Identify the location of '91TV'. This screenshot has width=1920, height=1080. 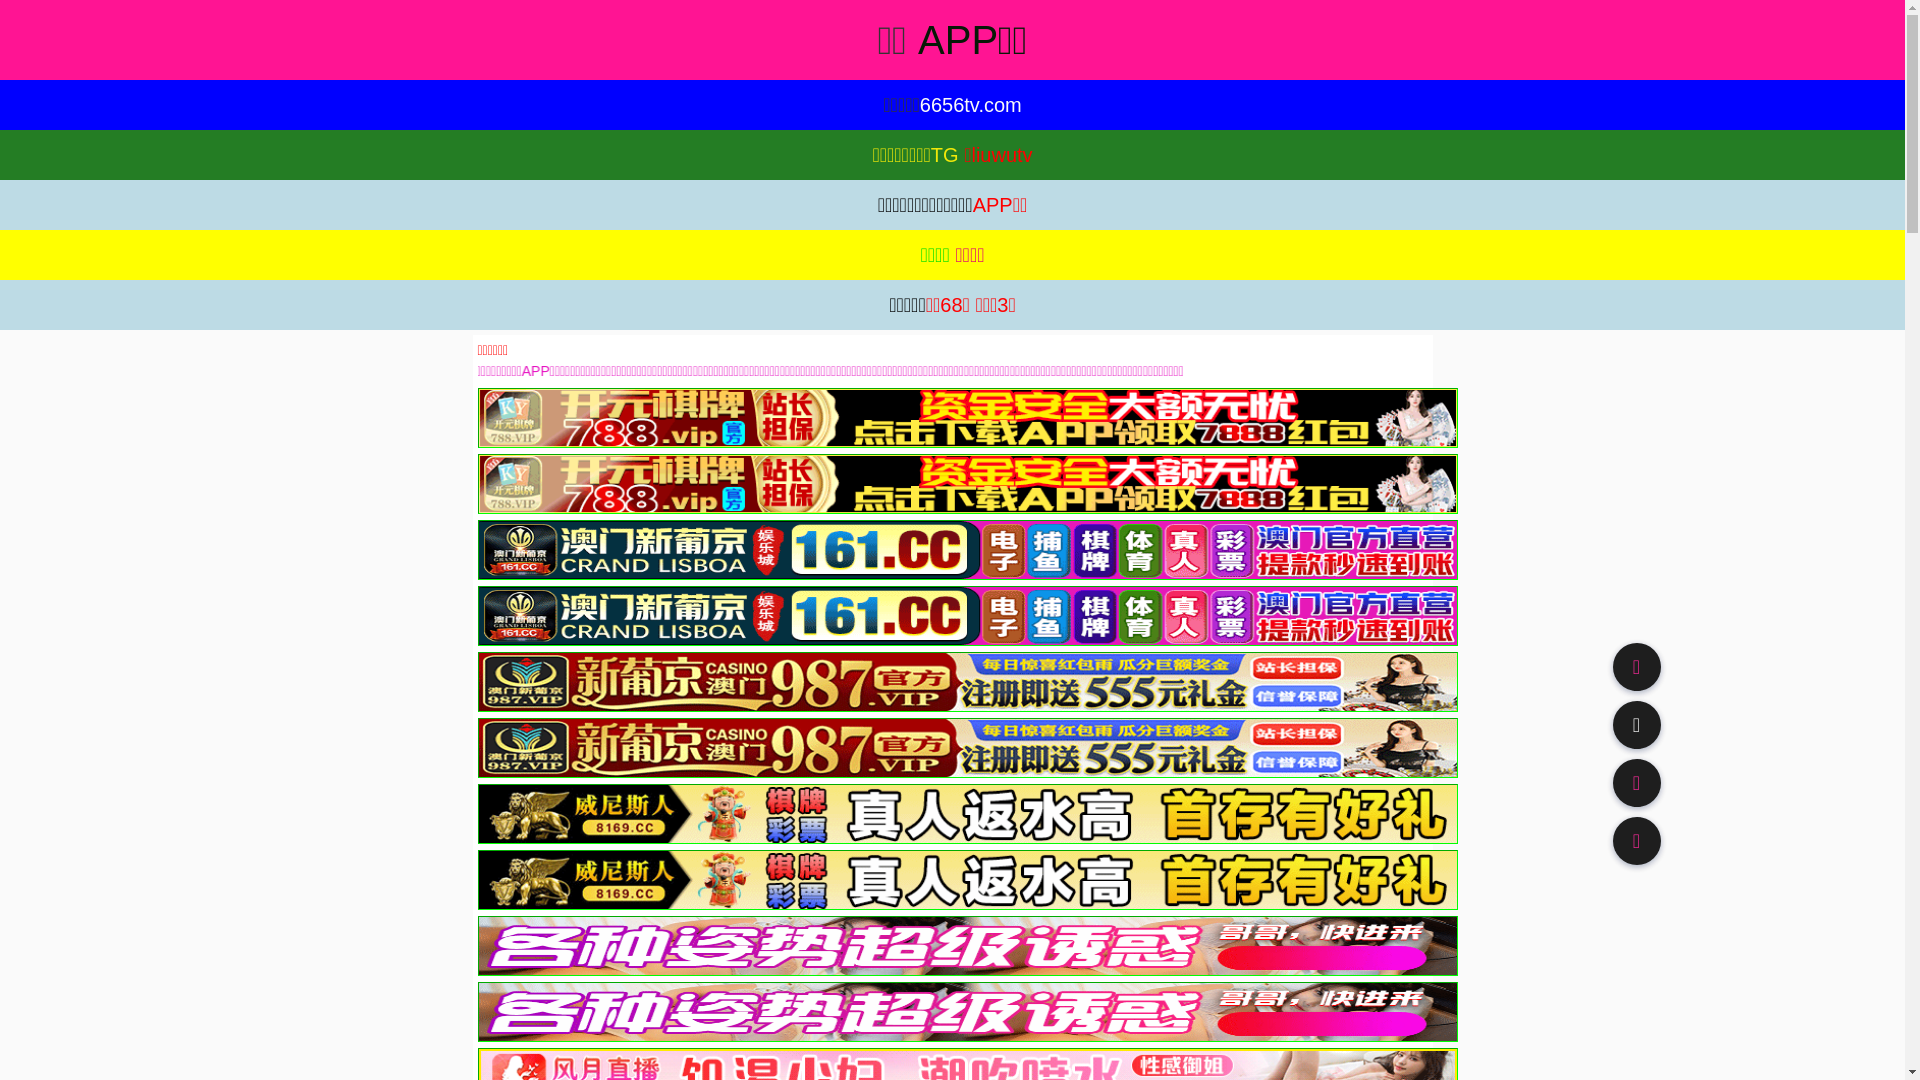
(1636, 782).